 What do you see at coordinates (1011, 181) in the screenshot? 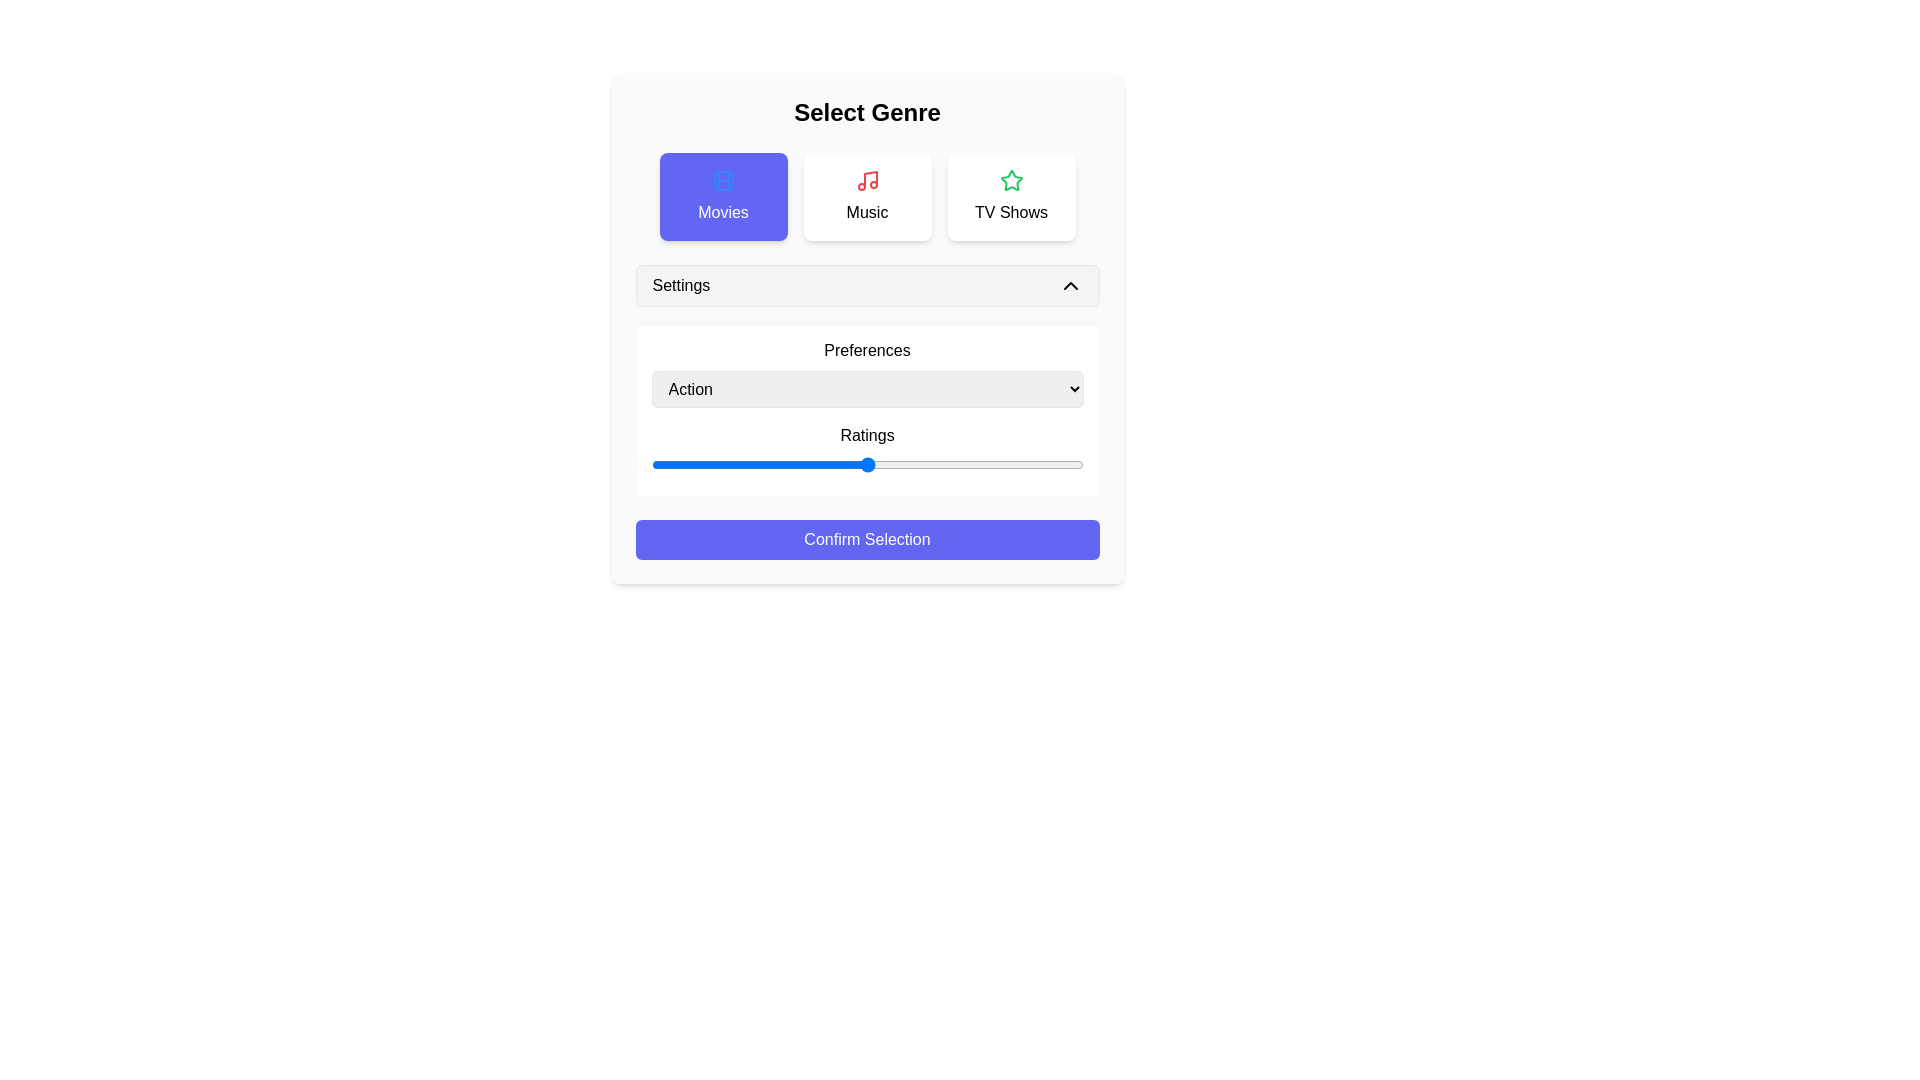
I see `the decorative icon located within the 'TV Shows' box that signifies related content or functionalities` at bounding box center [1011, 181].